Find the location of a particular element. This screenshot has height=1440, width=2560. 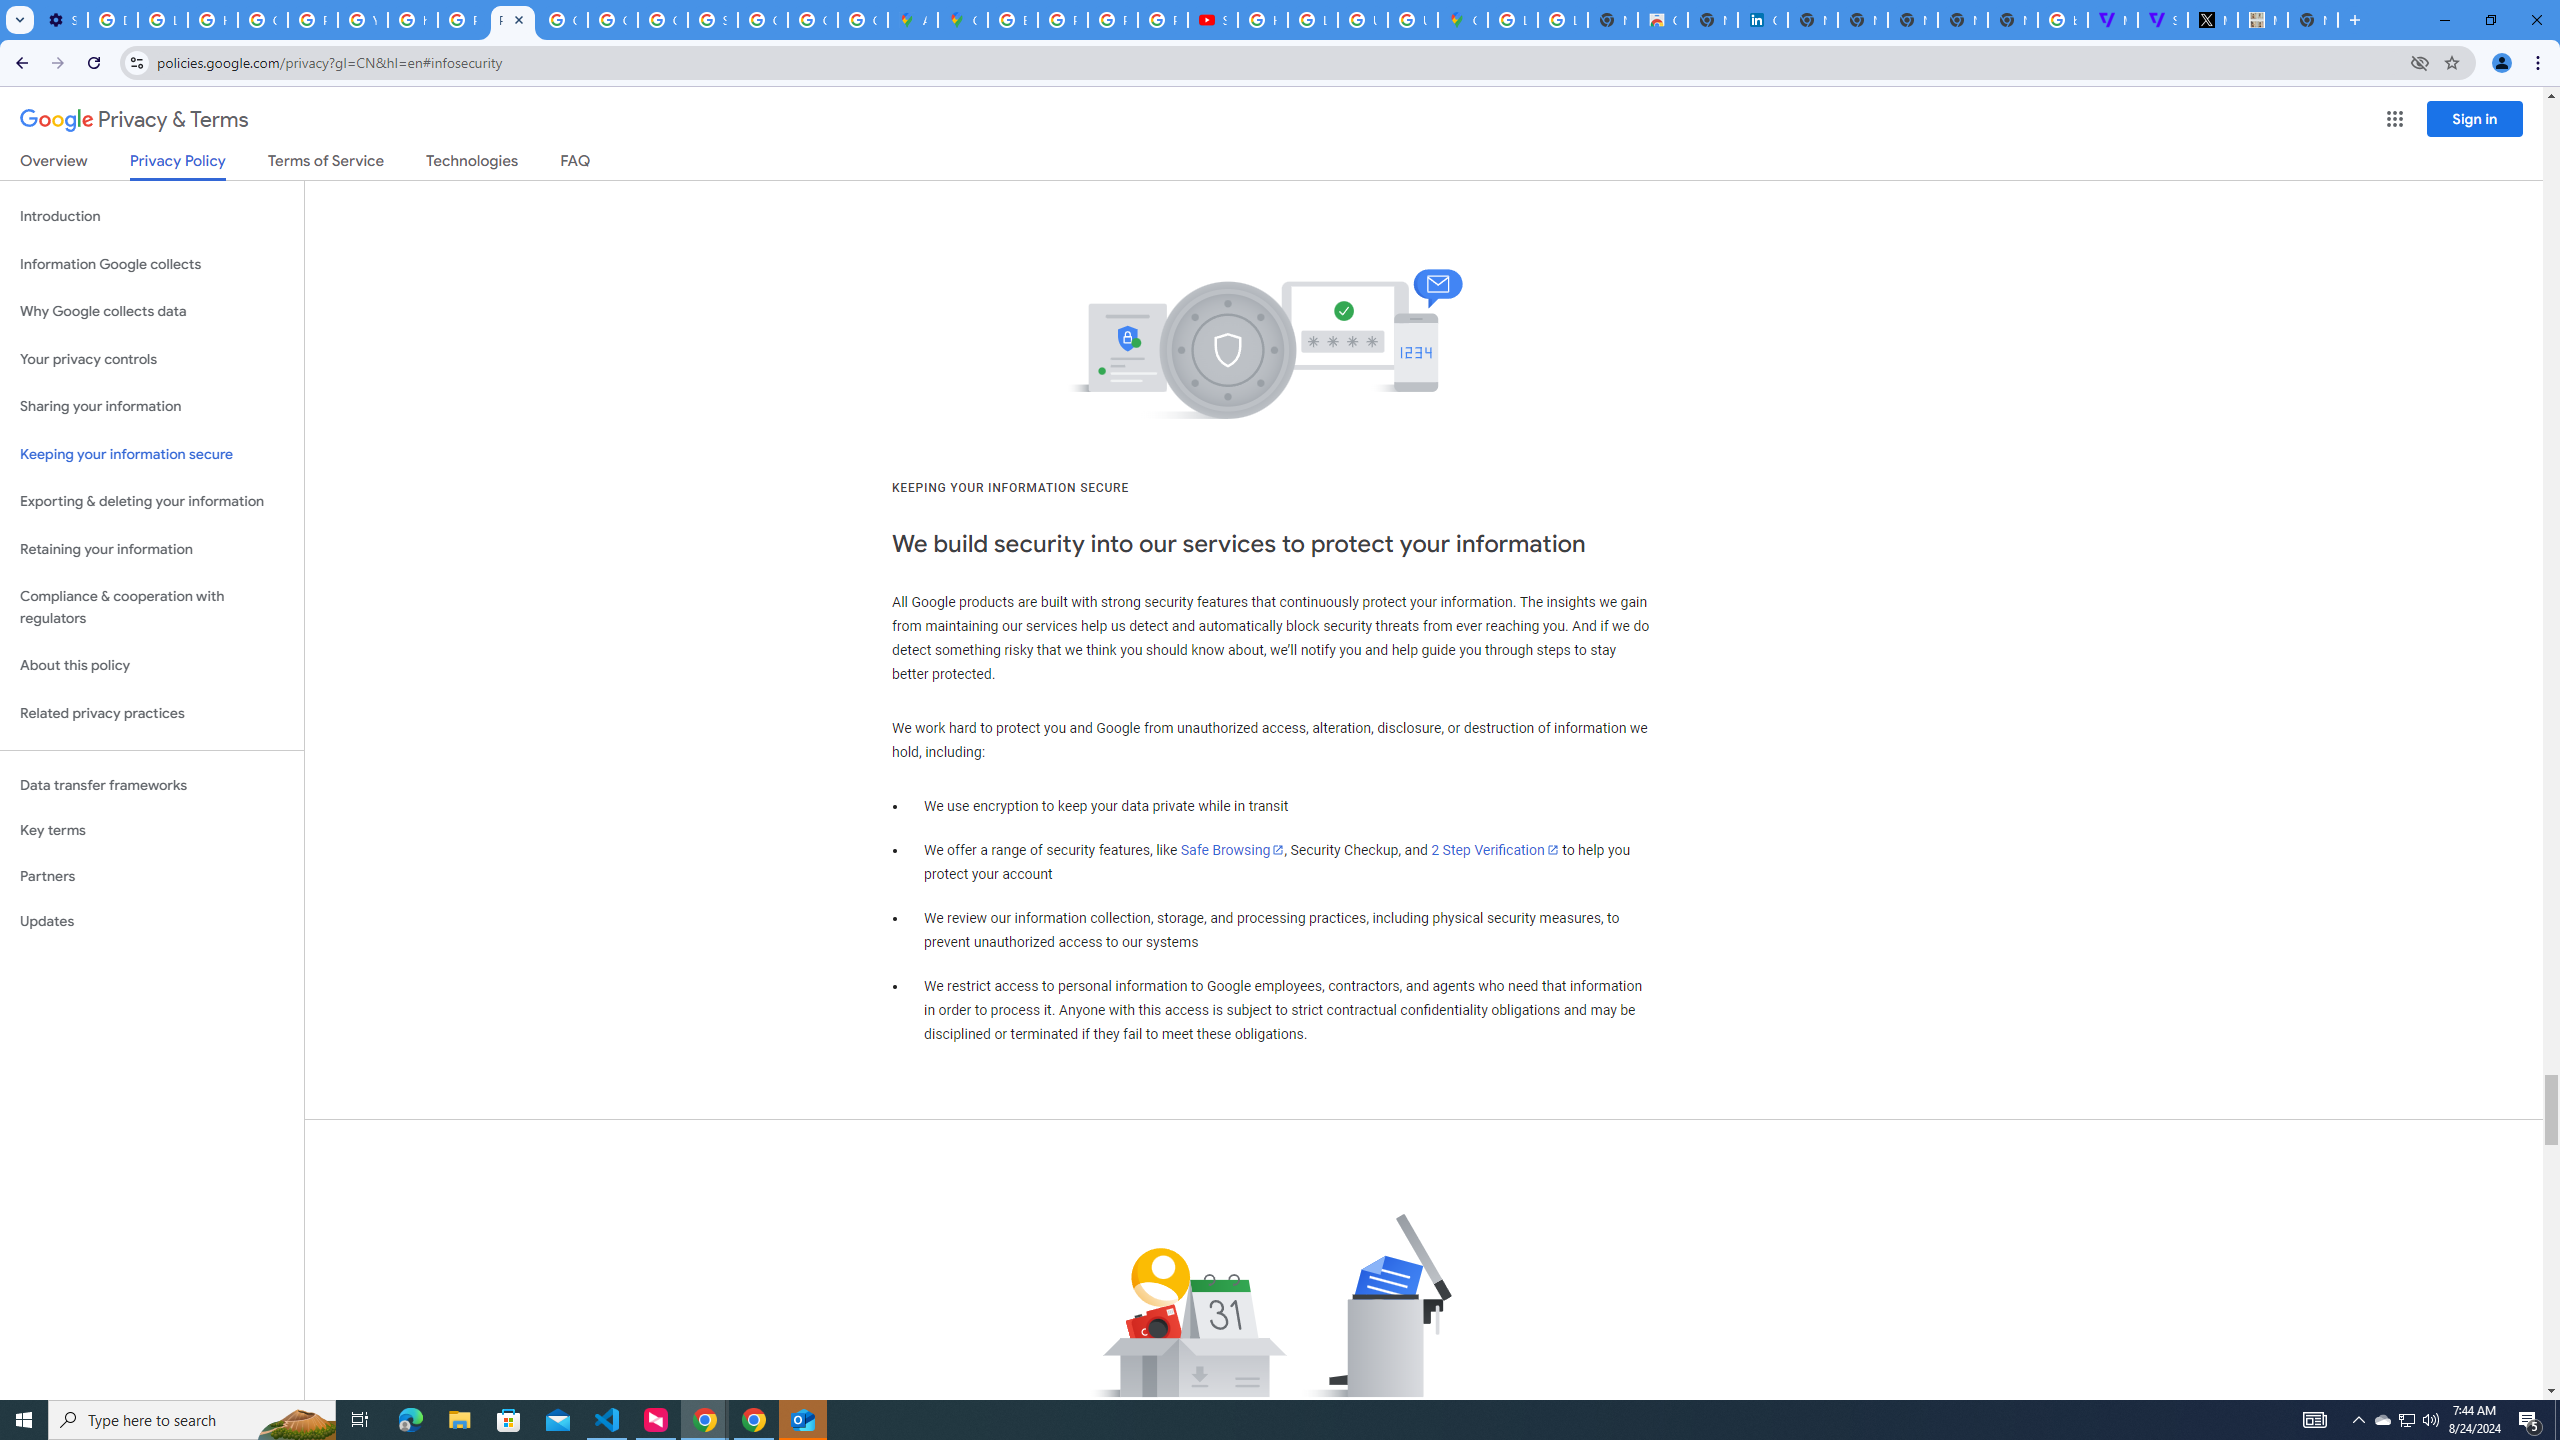

'Exporting & deleting your information' is located at coordinates (151, 501).